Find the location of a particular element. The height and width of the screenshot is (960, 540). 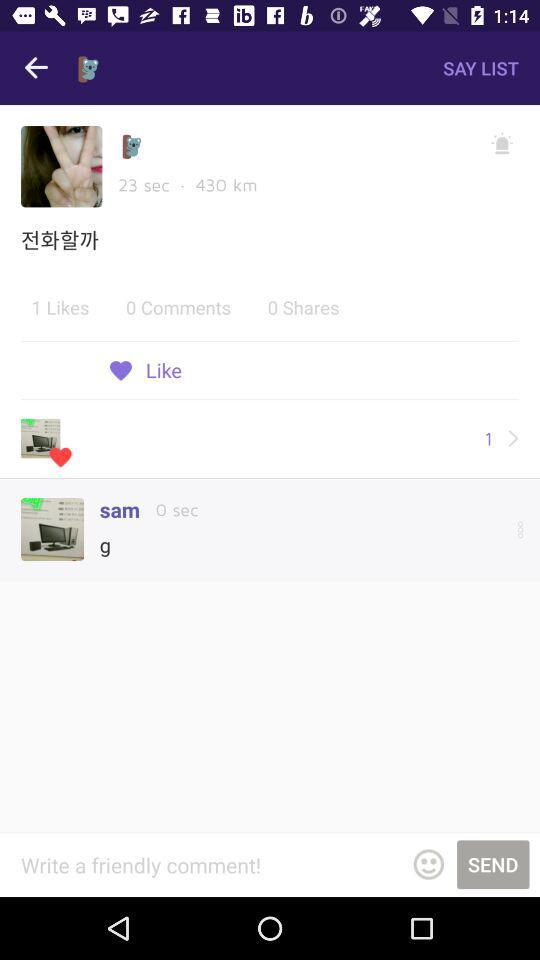

the emoji icon is located at coordinates (427, 863).